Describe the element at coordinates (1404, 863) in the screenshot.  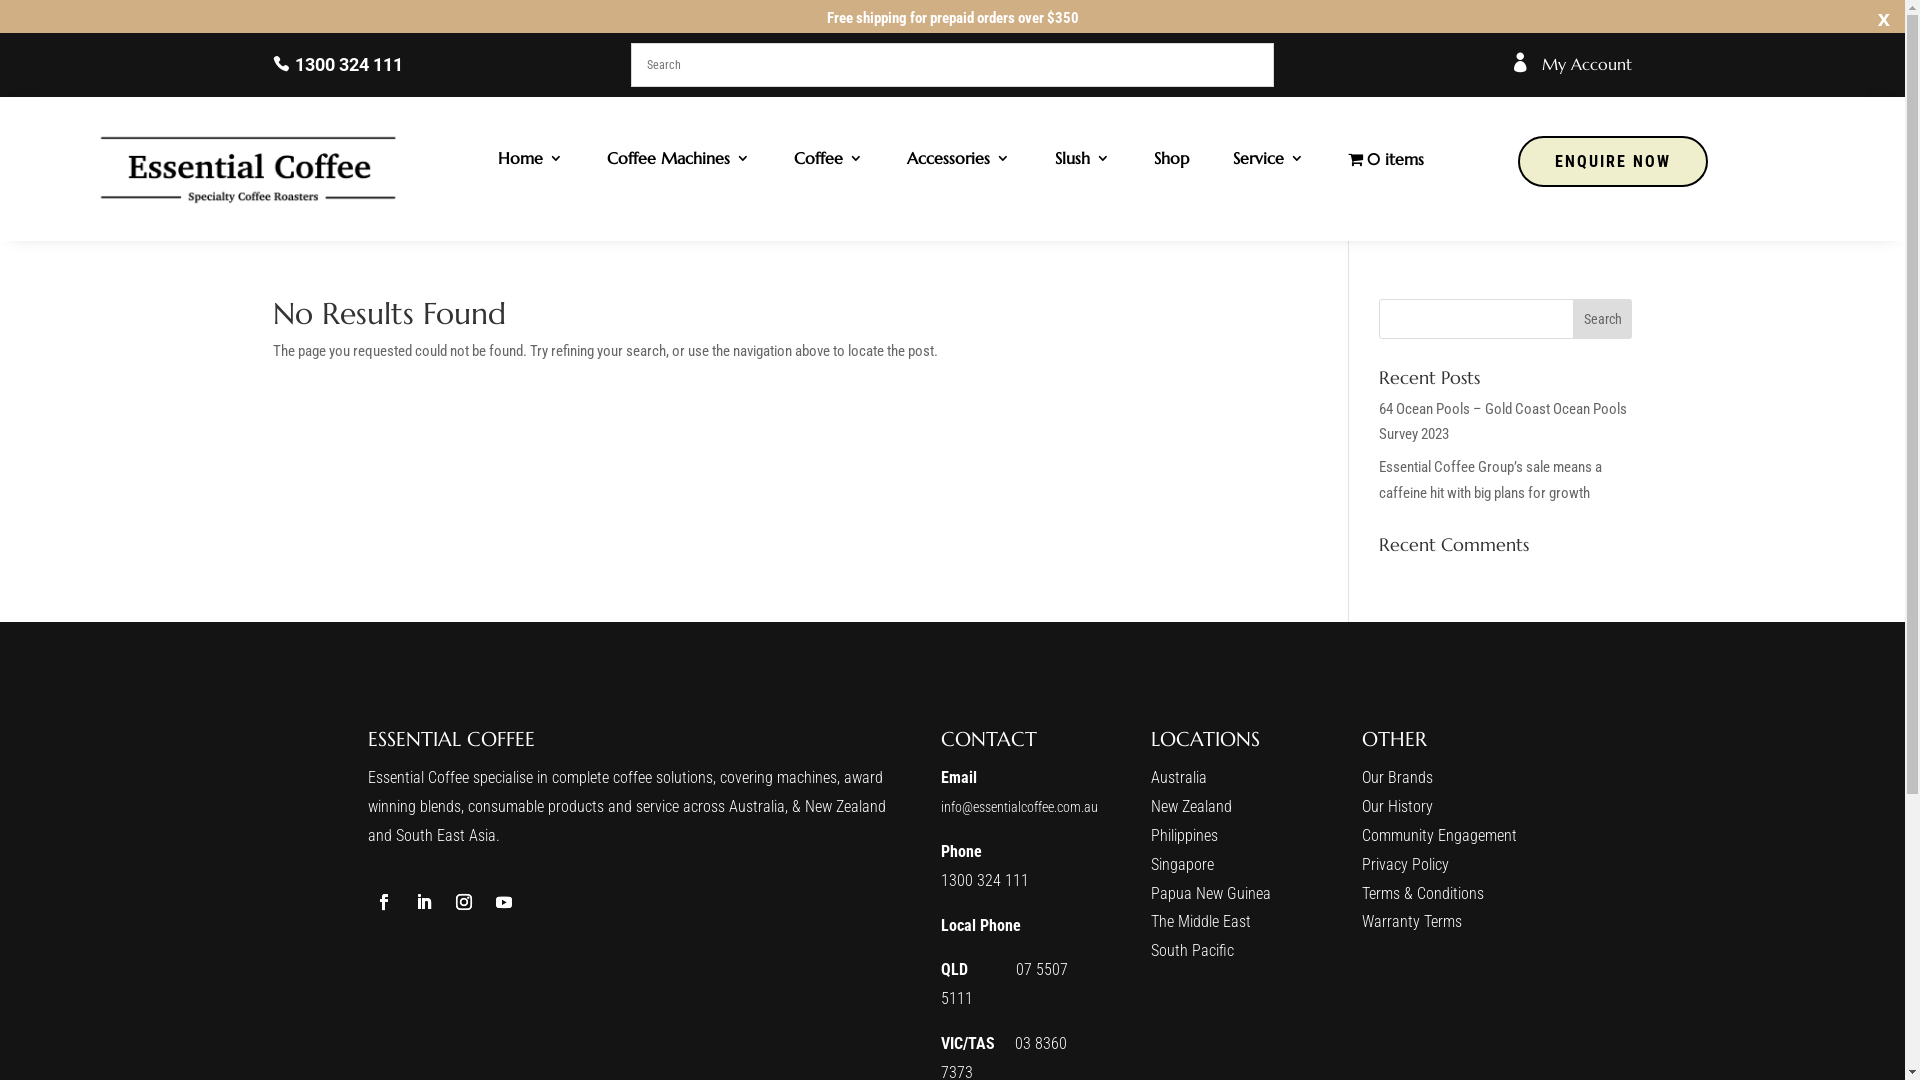
I see `'Privacy Policy'` at that location.